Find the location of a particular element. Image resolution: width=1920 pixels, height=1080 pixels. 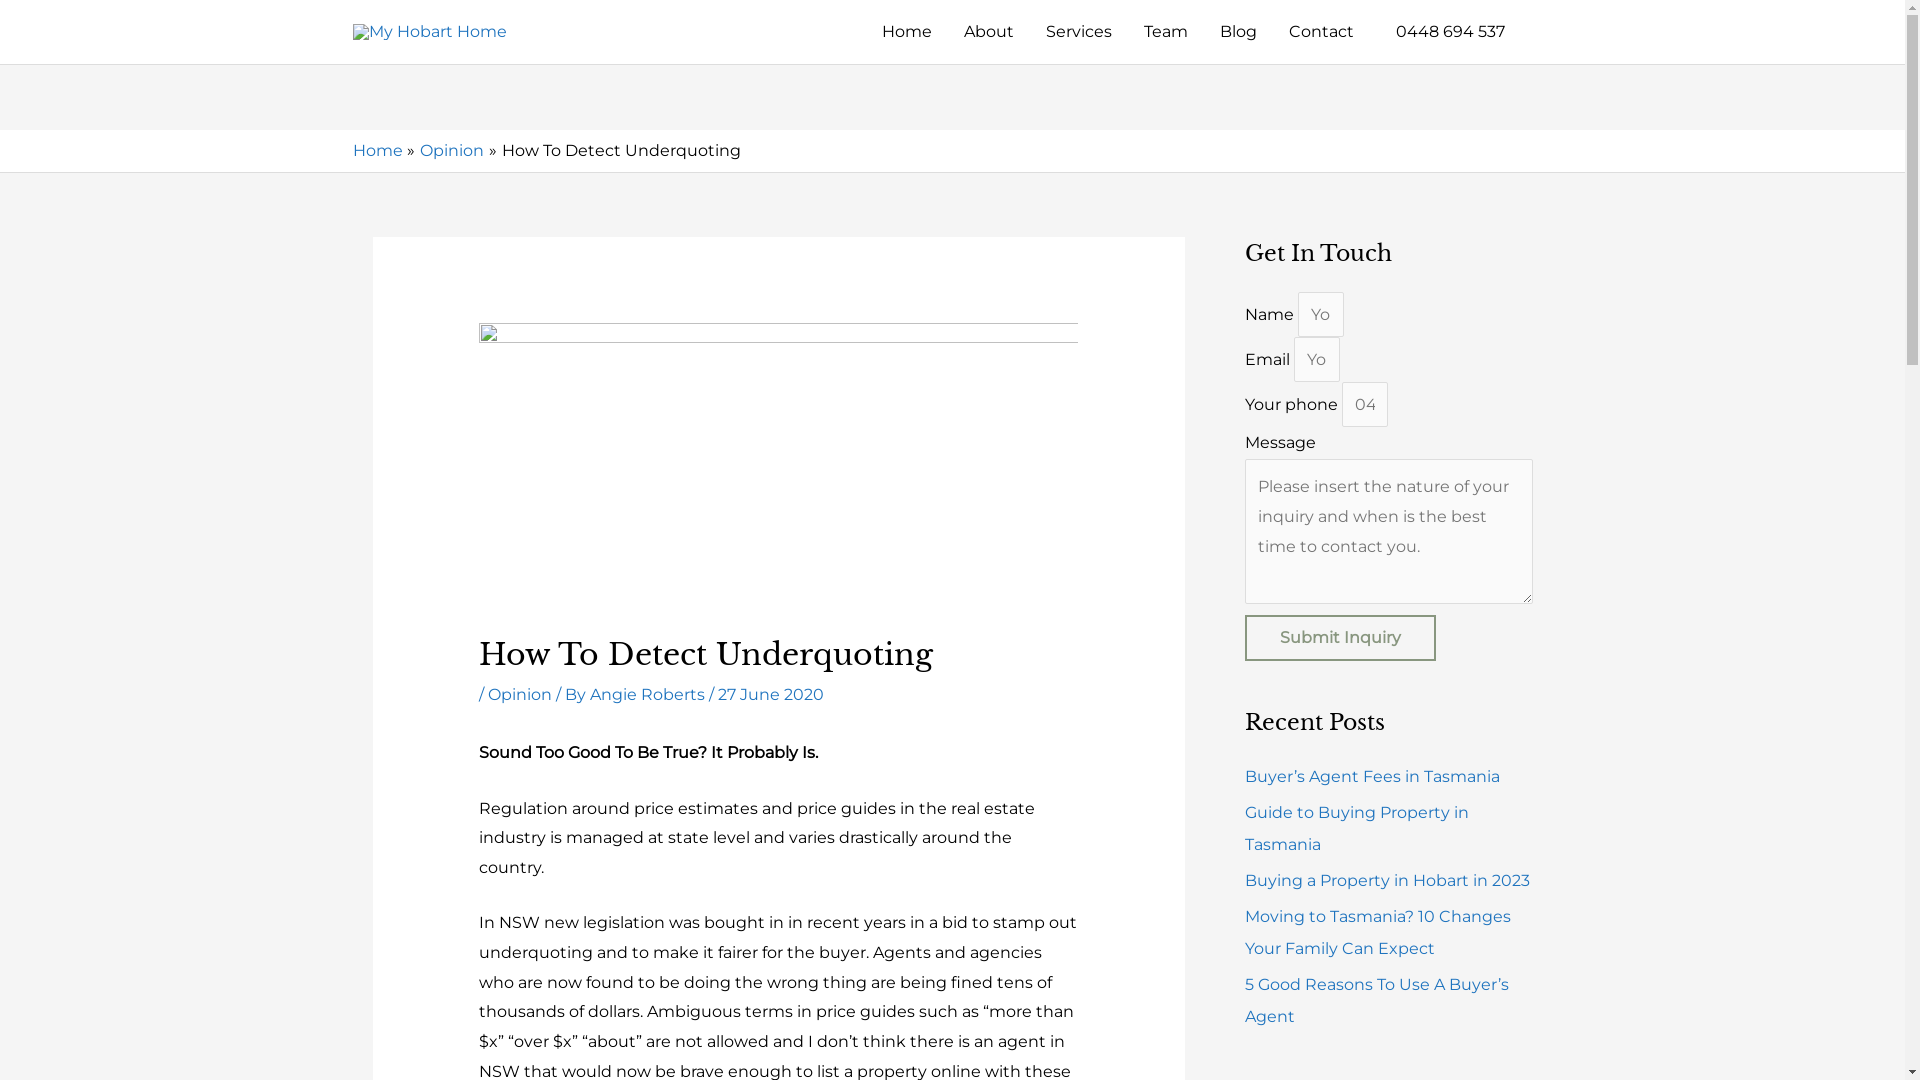

'Opinion' is located at coordinates (450, 149).